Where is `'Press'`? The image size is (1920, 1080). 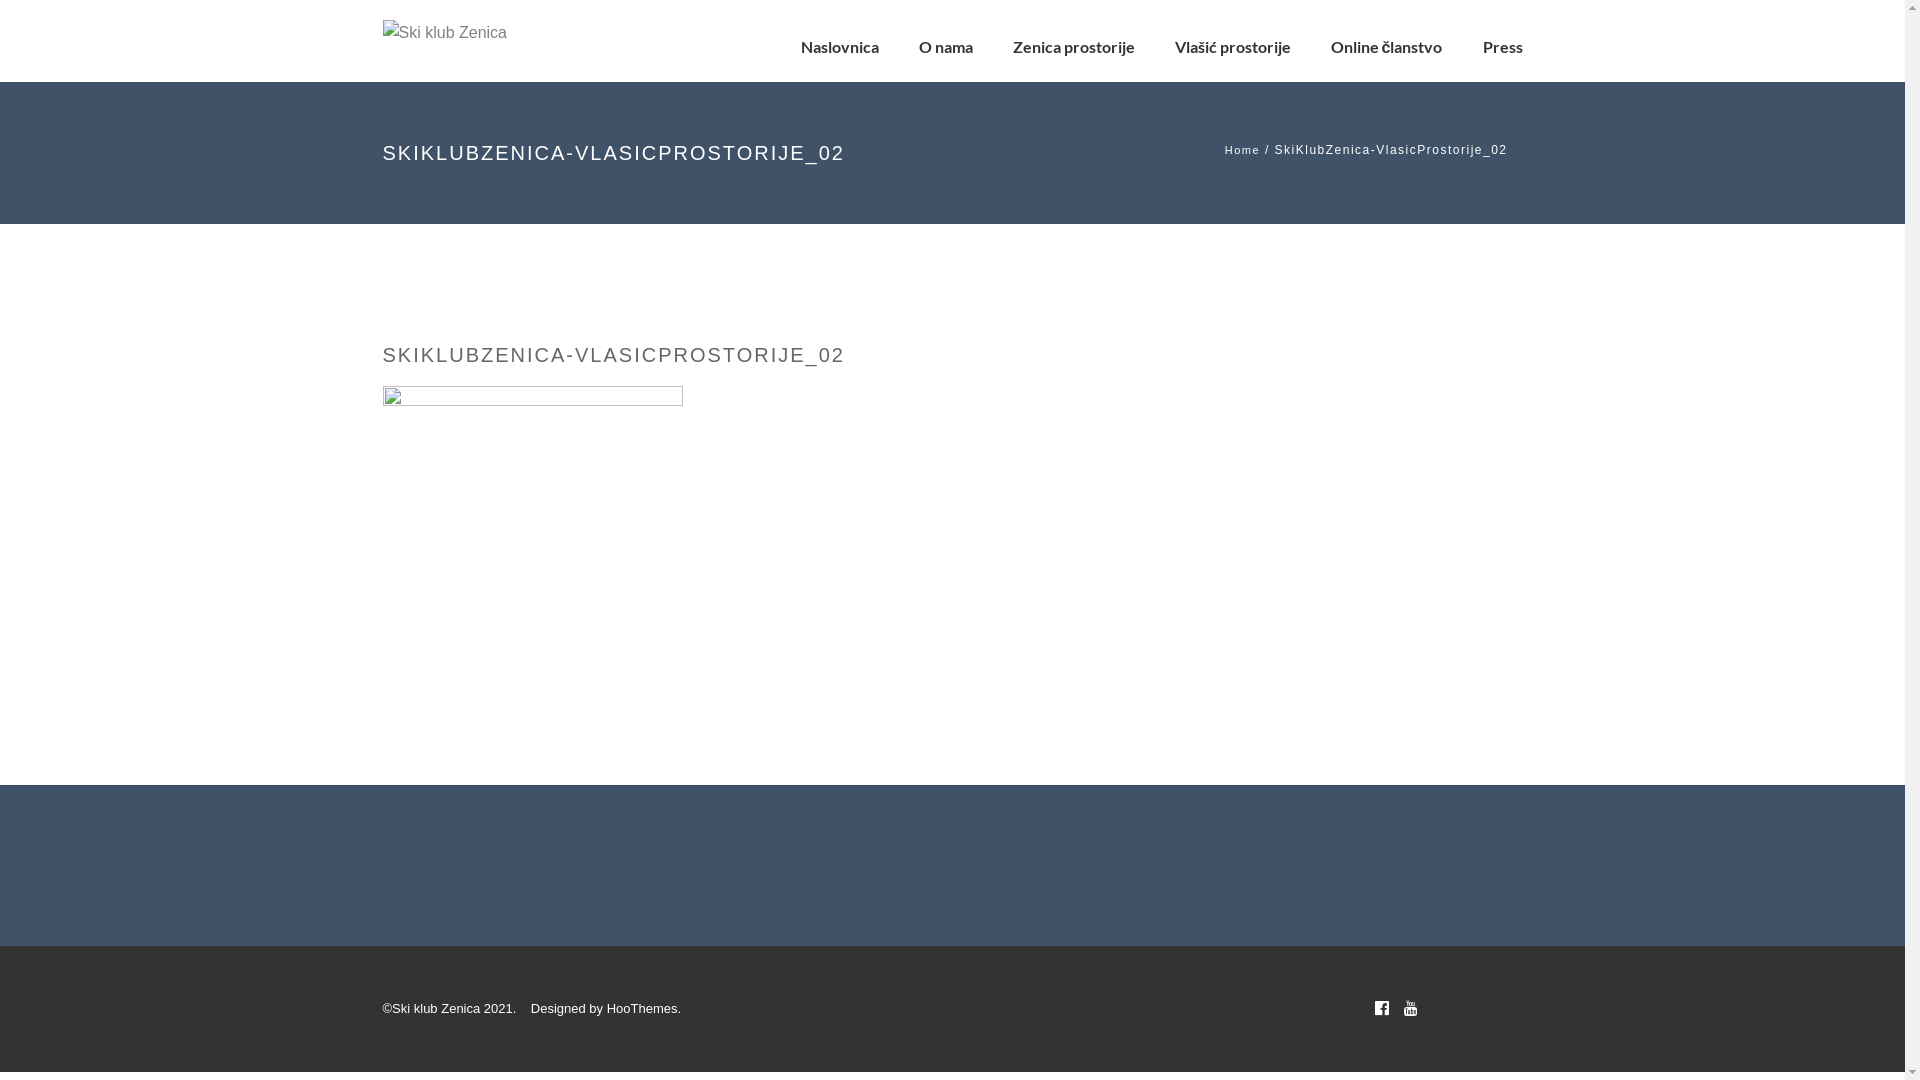 'Press' is located at coordinates (1502, 45).